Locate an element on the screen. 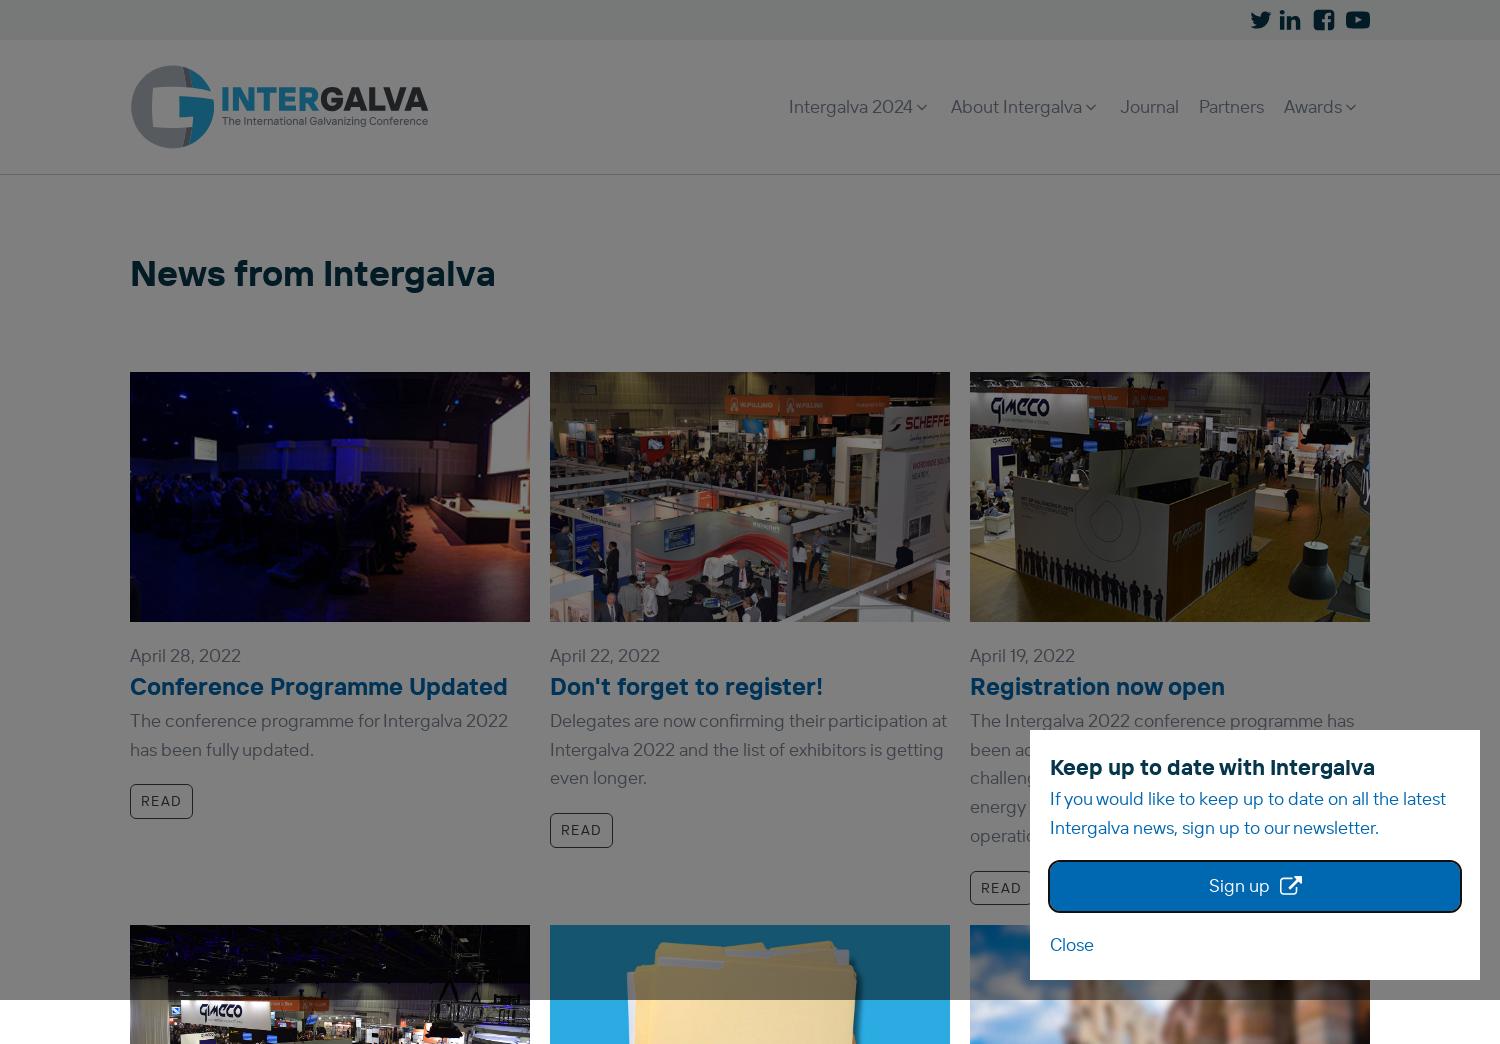 The width and height of the screenshot is (1500, 1044). 'Global Galvanizing Awards 2012' is located at coordinates (1068, 327).